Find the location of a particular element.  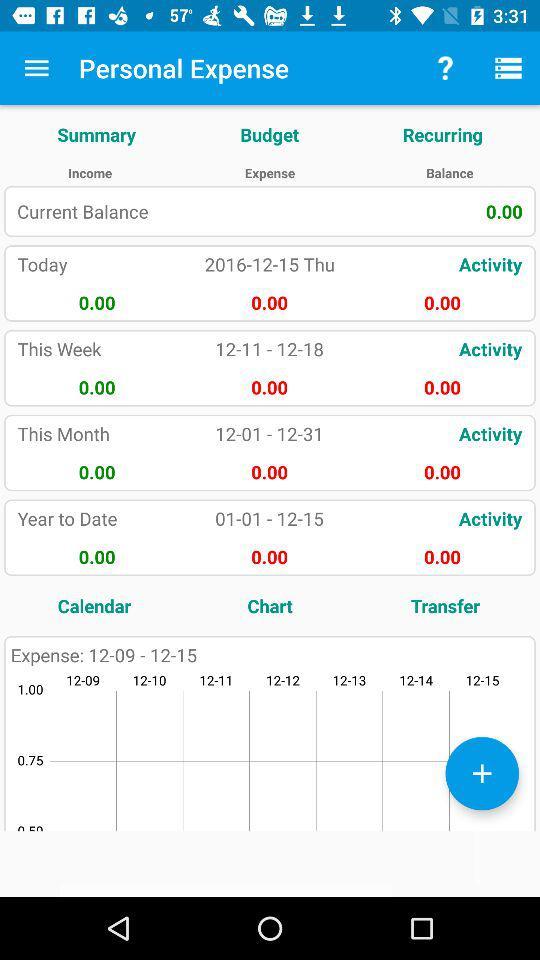

the icon to the right of budget is located at coordinates (442, 133).